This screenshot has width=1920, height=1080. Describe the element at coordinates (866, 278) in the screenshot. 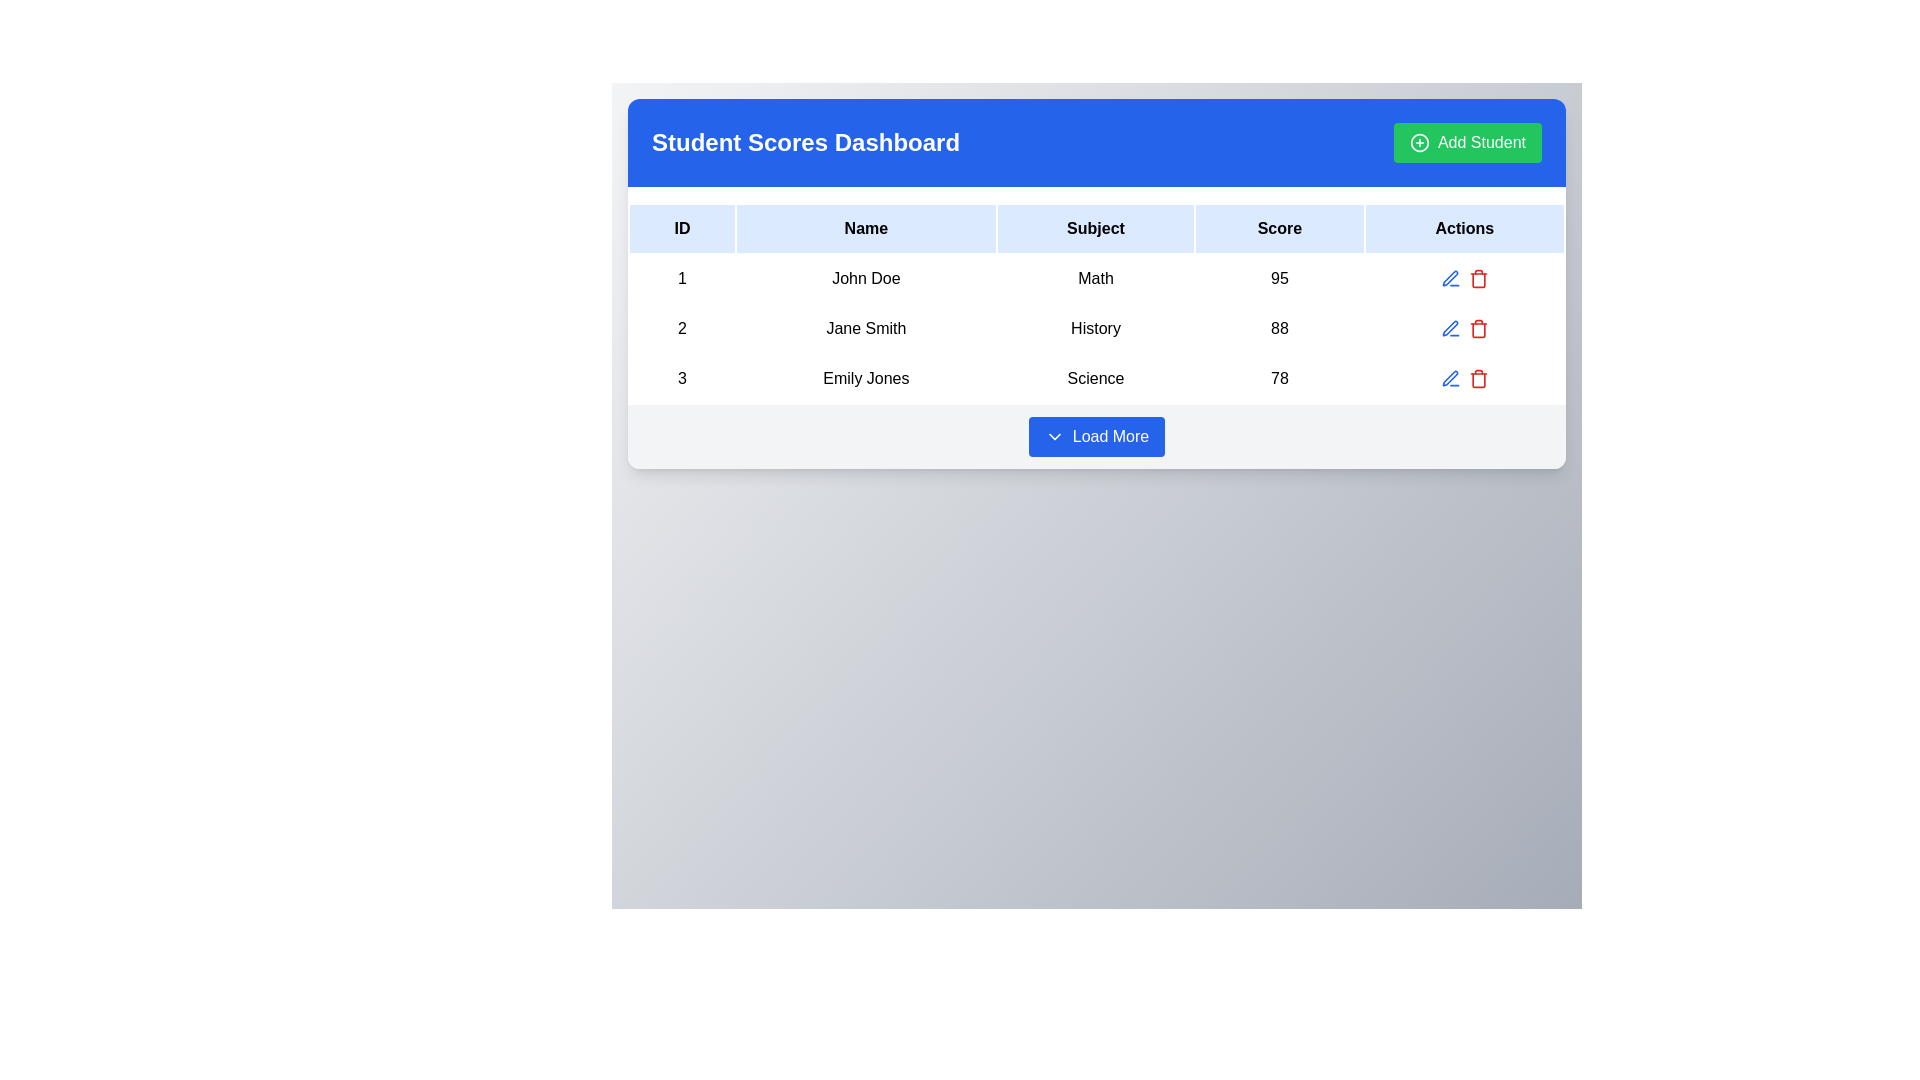

I see `the text label displaying 'John Doe' in the 'Name' column of the first record in the table` at that location.